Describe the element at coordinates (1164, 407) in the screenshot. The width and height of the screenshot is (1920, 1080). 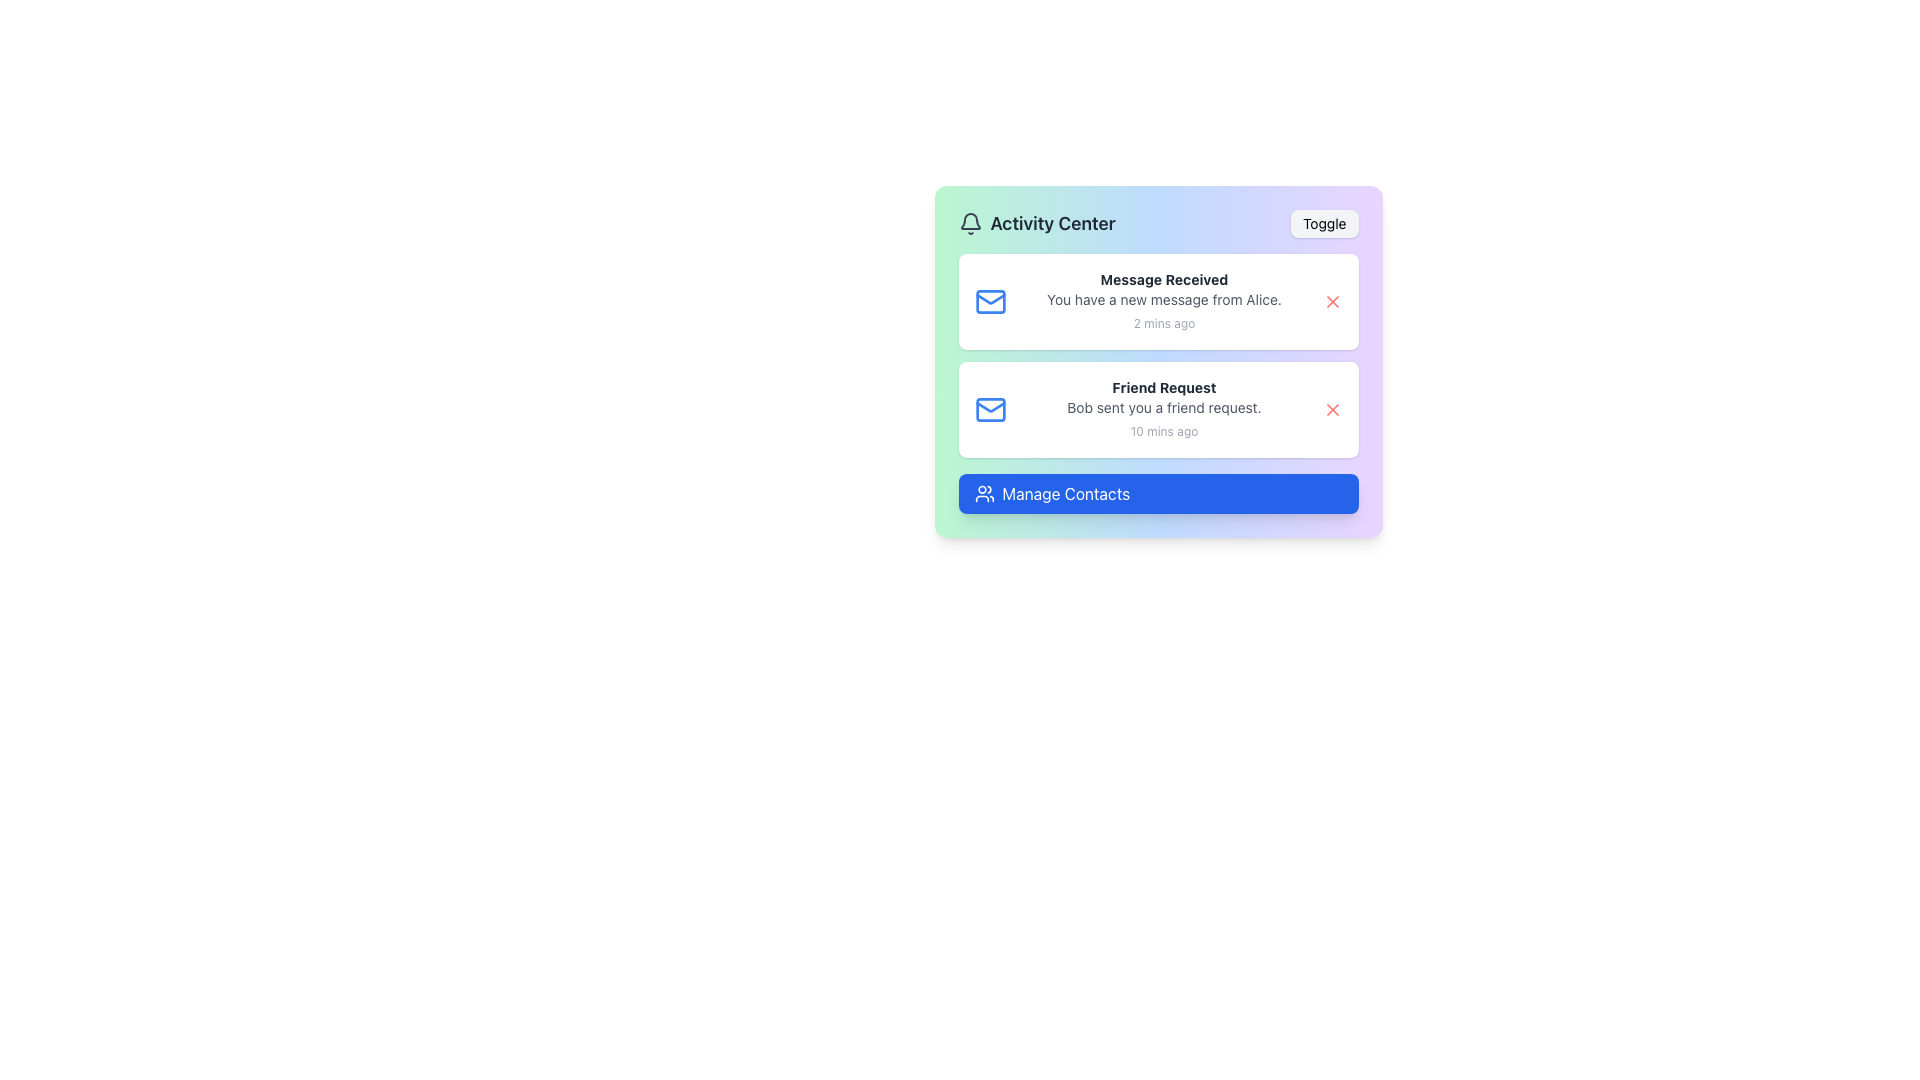
I see `the text element that informs the user about an incoming friend request from Bob, located in the second notification section of the activity center` at that location.